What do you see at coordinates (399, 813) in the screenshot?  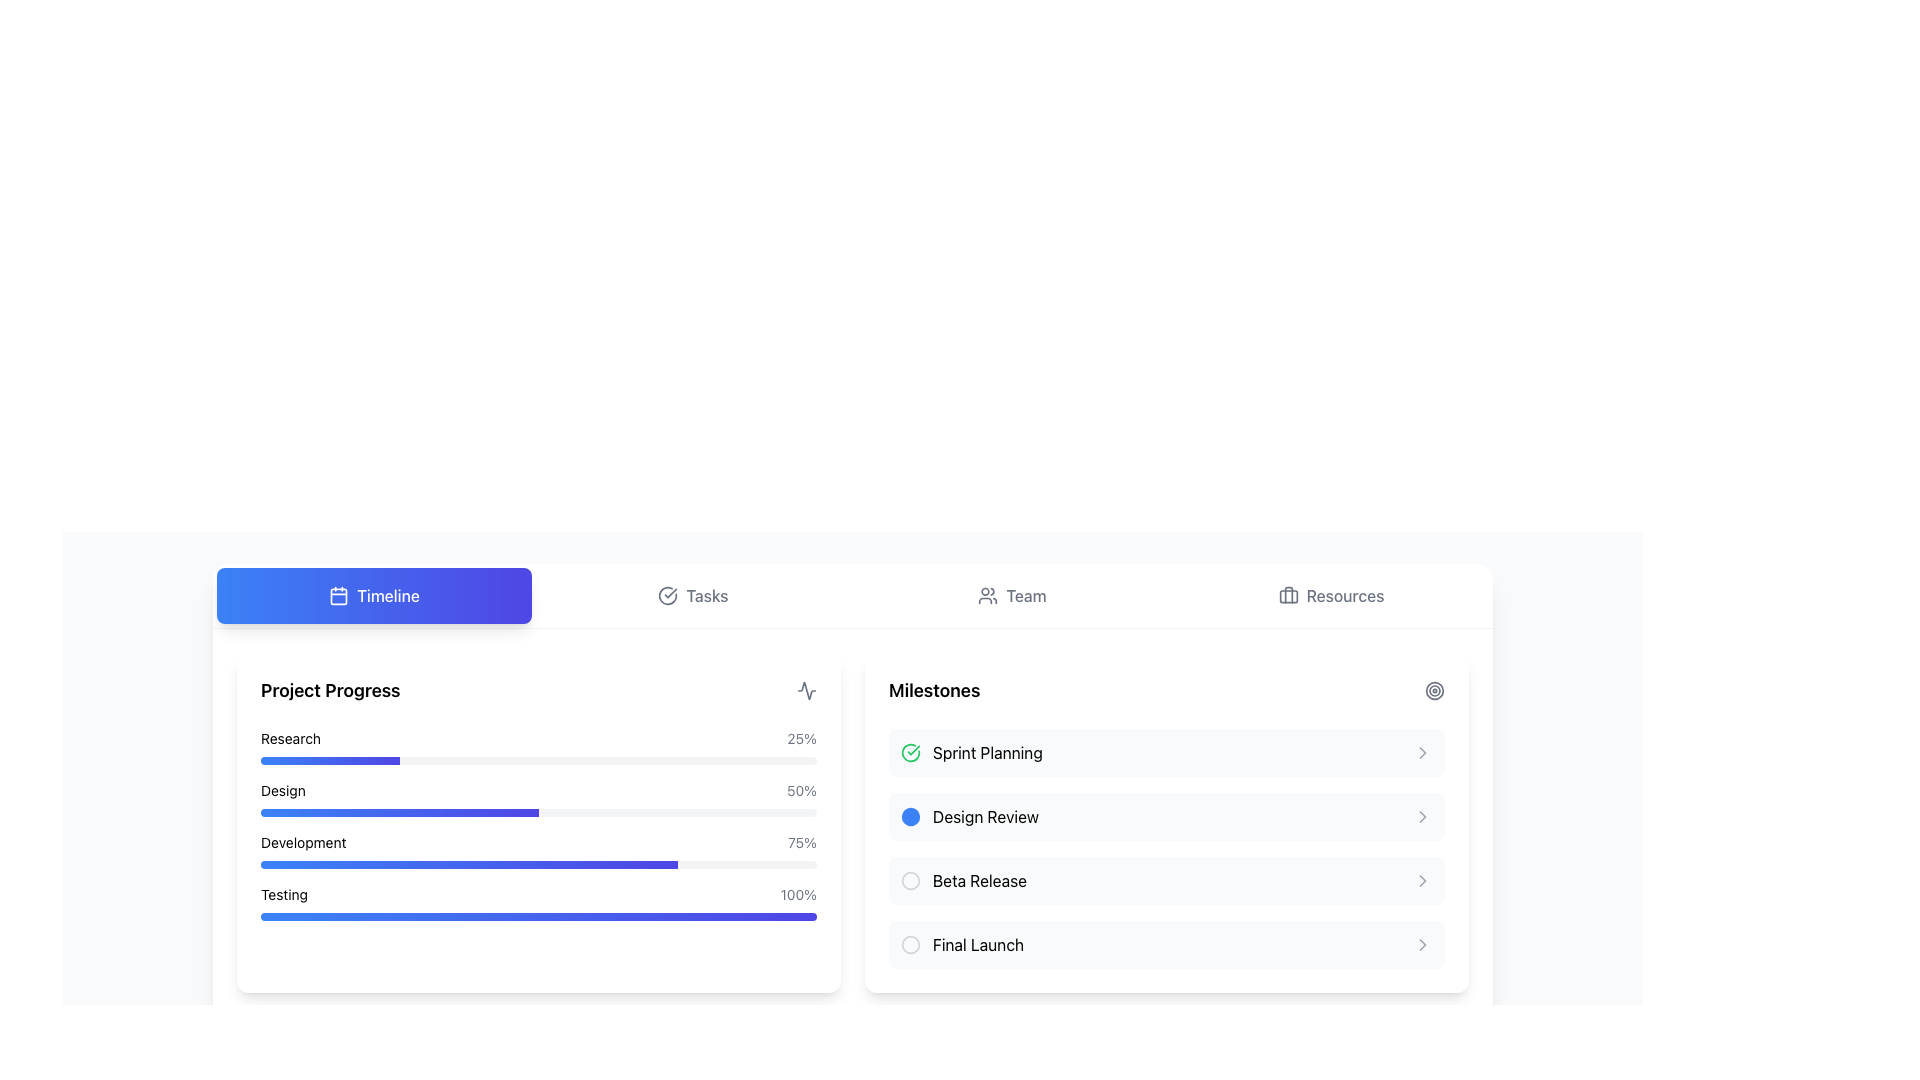 I see `the progress indicator bar that visually represents the progress of the 'Design' task within the 'Project Progress' card` at bounding box center [399, 813].